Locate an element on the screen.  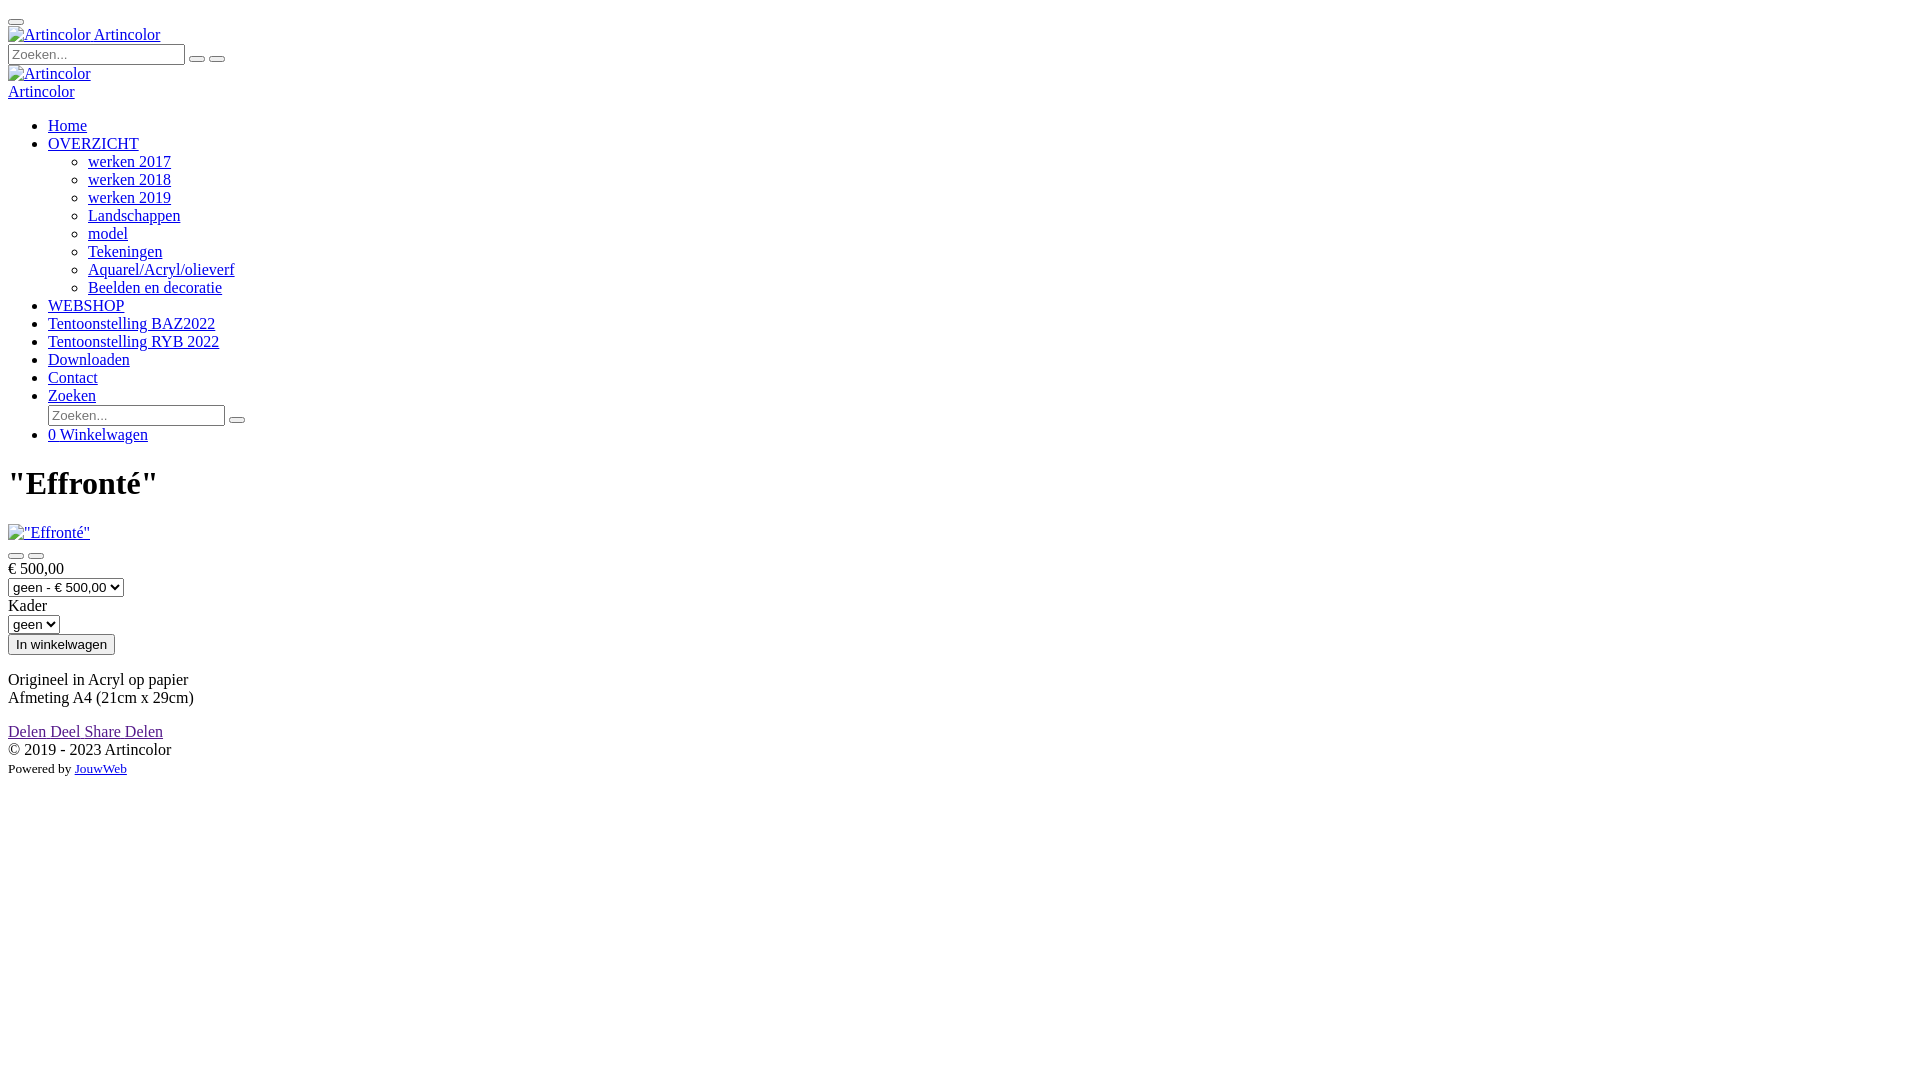
'In winkelwagen' is located at coordinates (61, 644).